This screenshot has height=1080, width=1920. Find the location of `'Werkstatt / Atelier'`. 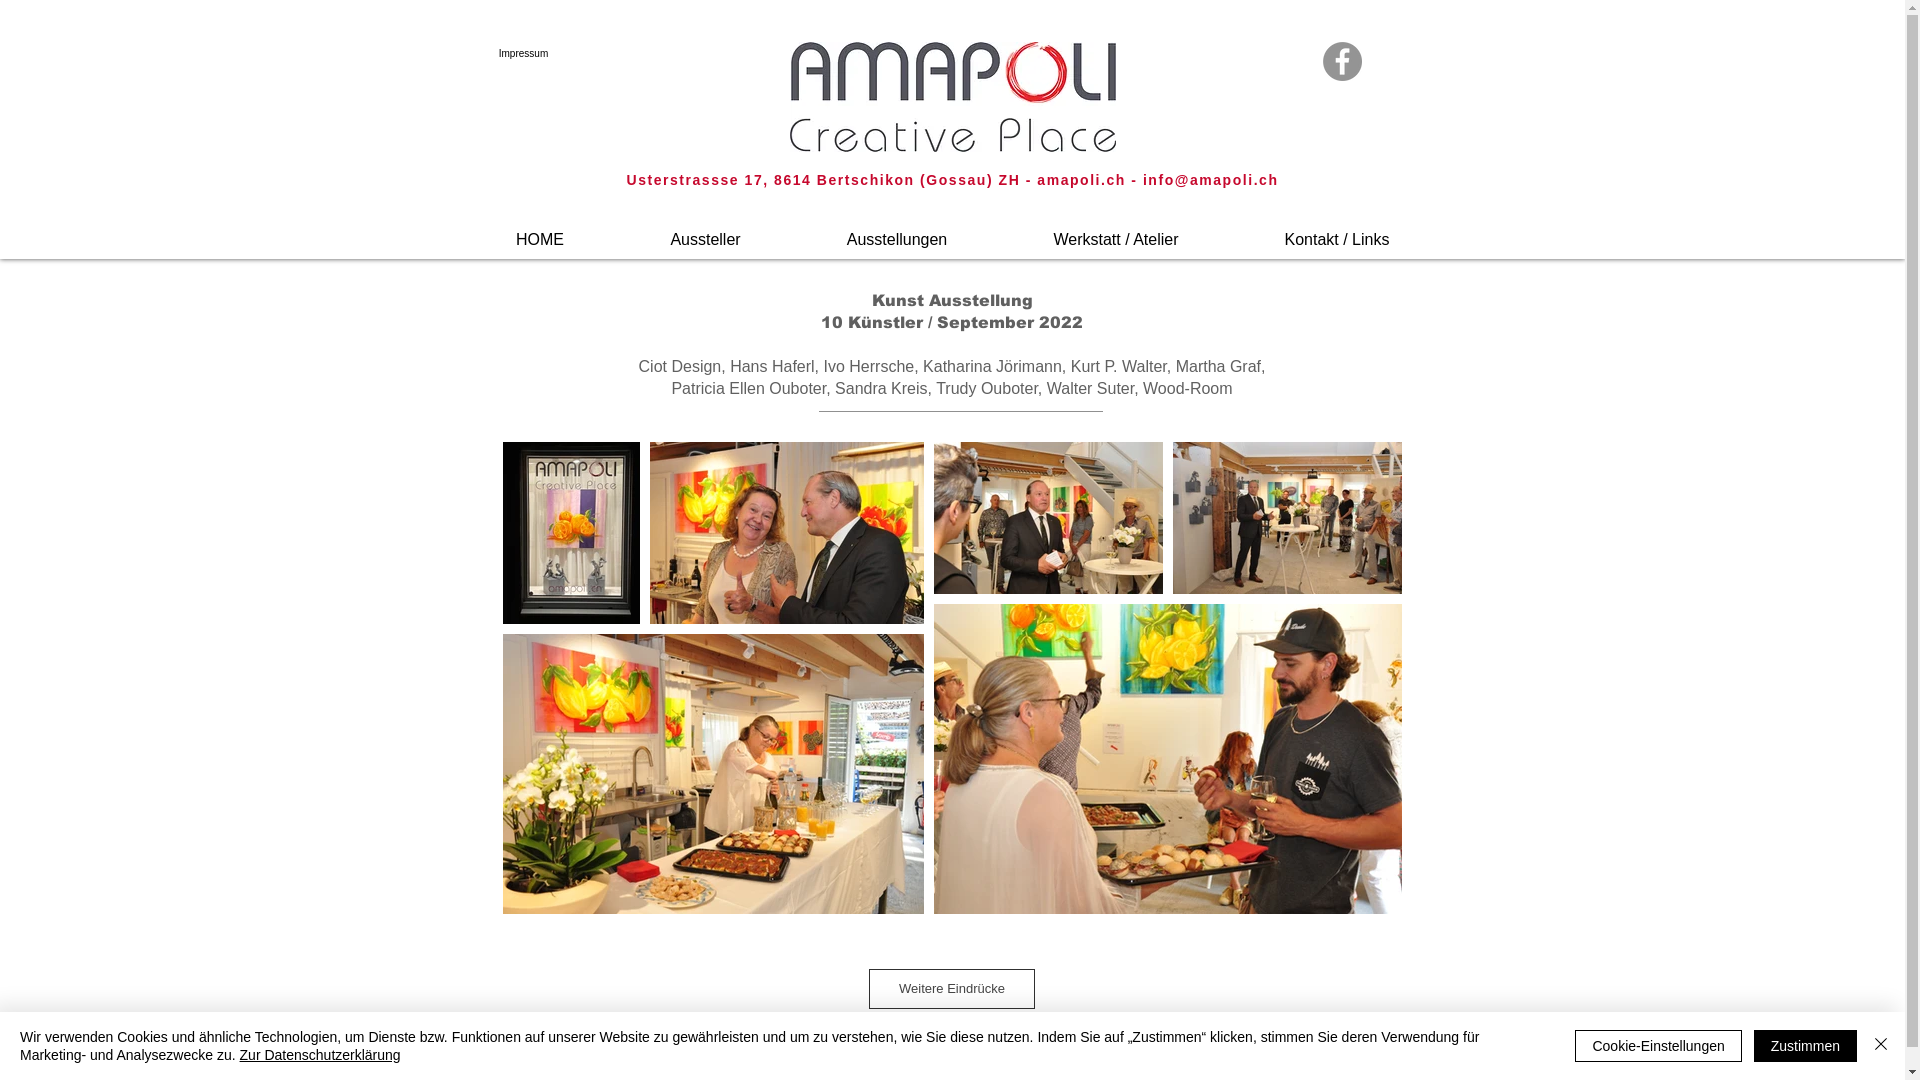

'Werkstatt / Atelier' is located at coordinates (999, 230).